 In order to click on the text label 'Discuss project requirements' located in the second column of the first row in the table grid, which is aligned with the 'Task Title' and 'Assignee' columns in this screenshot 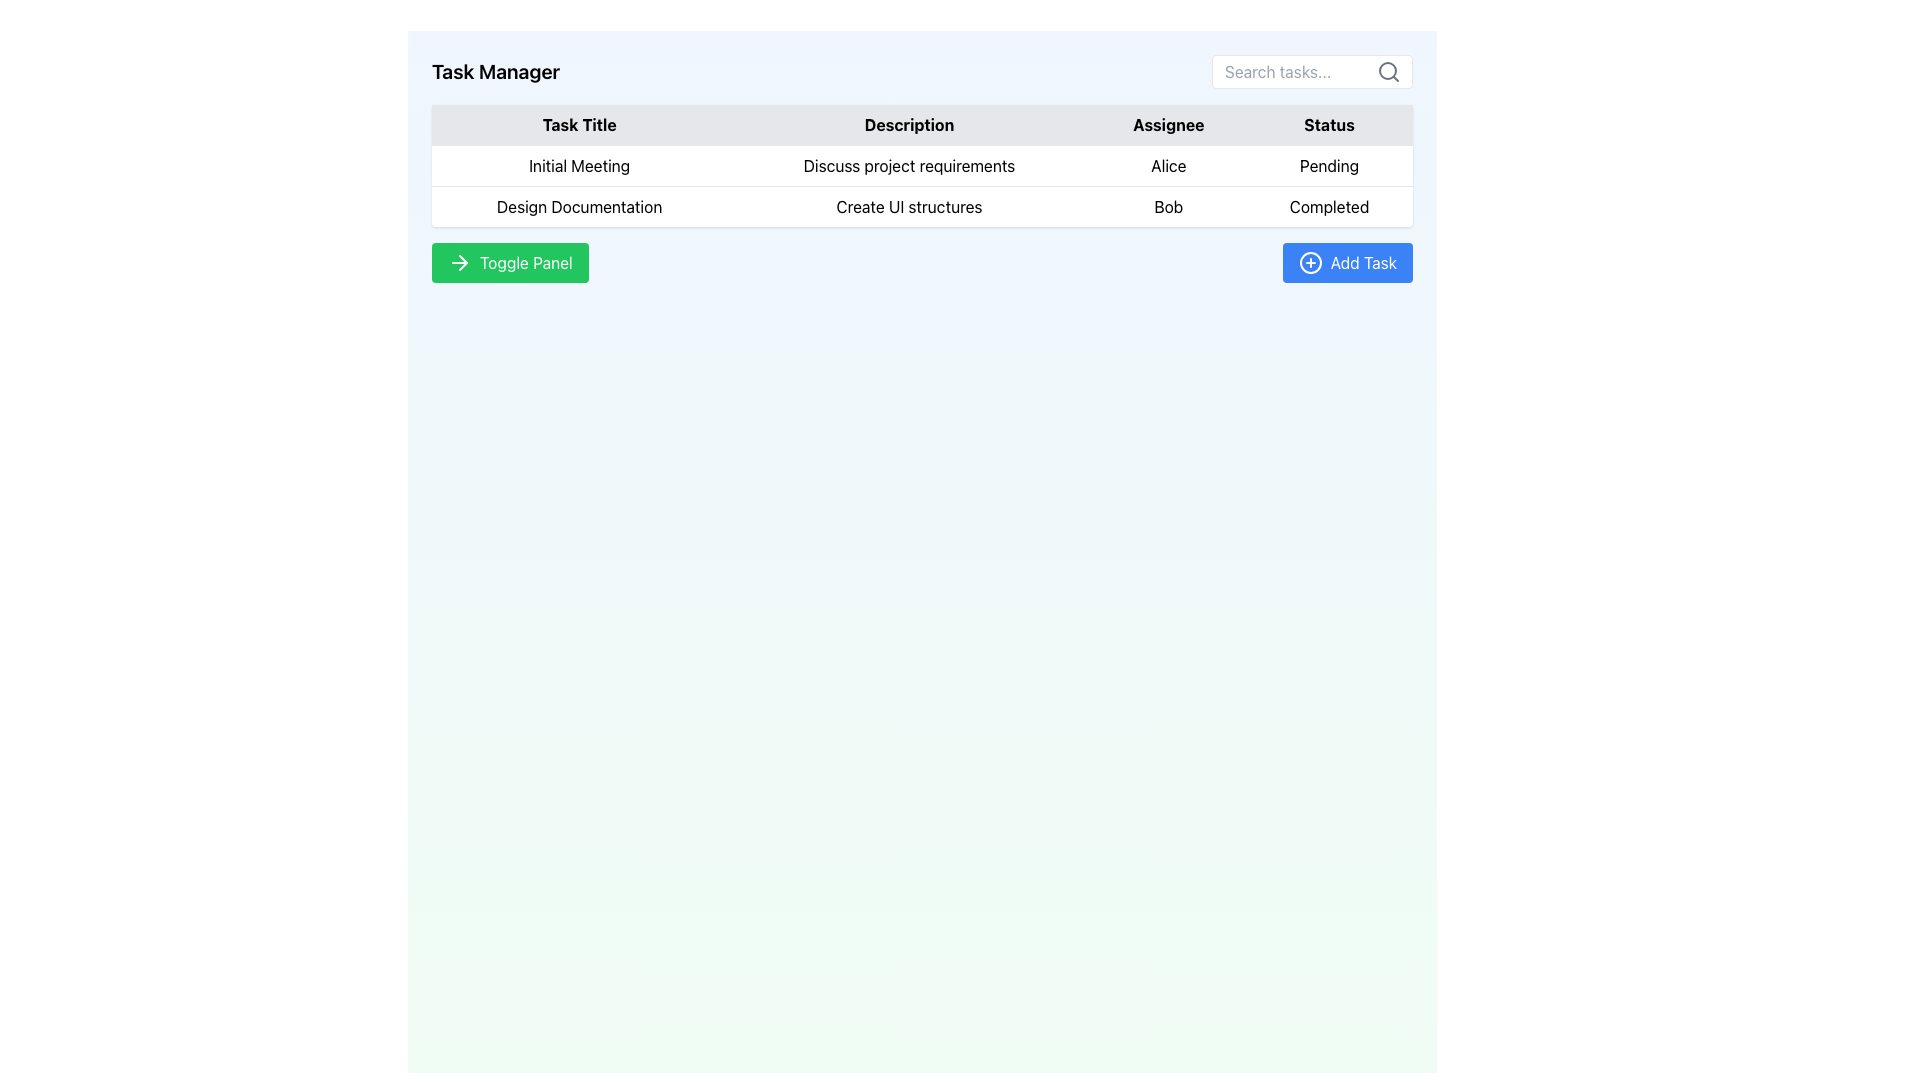, I will do `click(908, 164)`.